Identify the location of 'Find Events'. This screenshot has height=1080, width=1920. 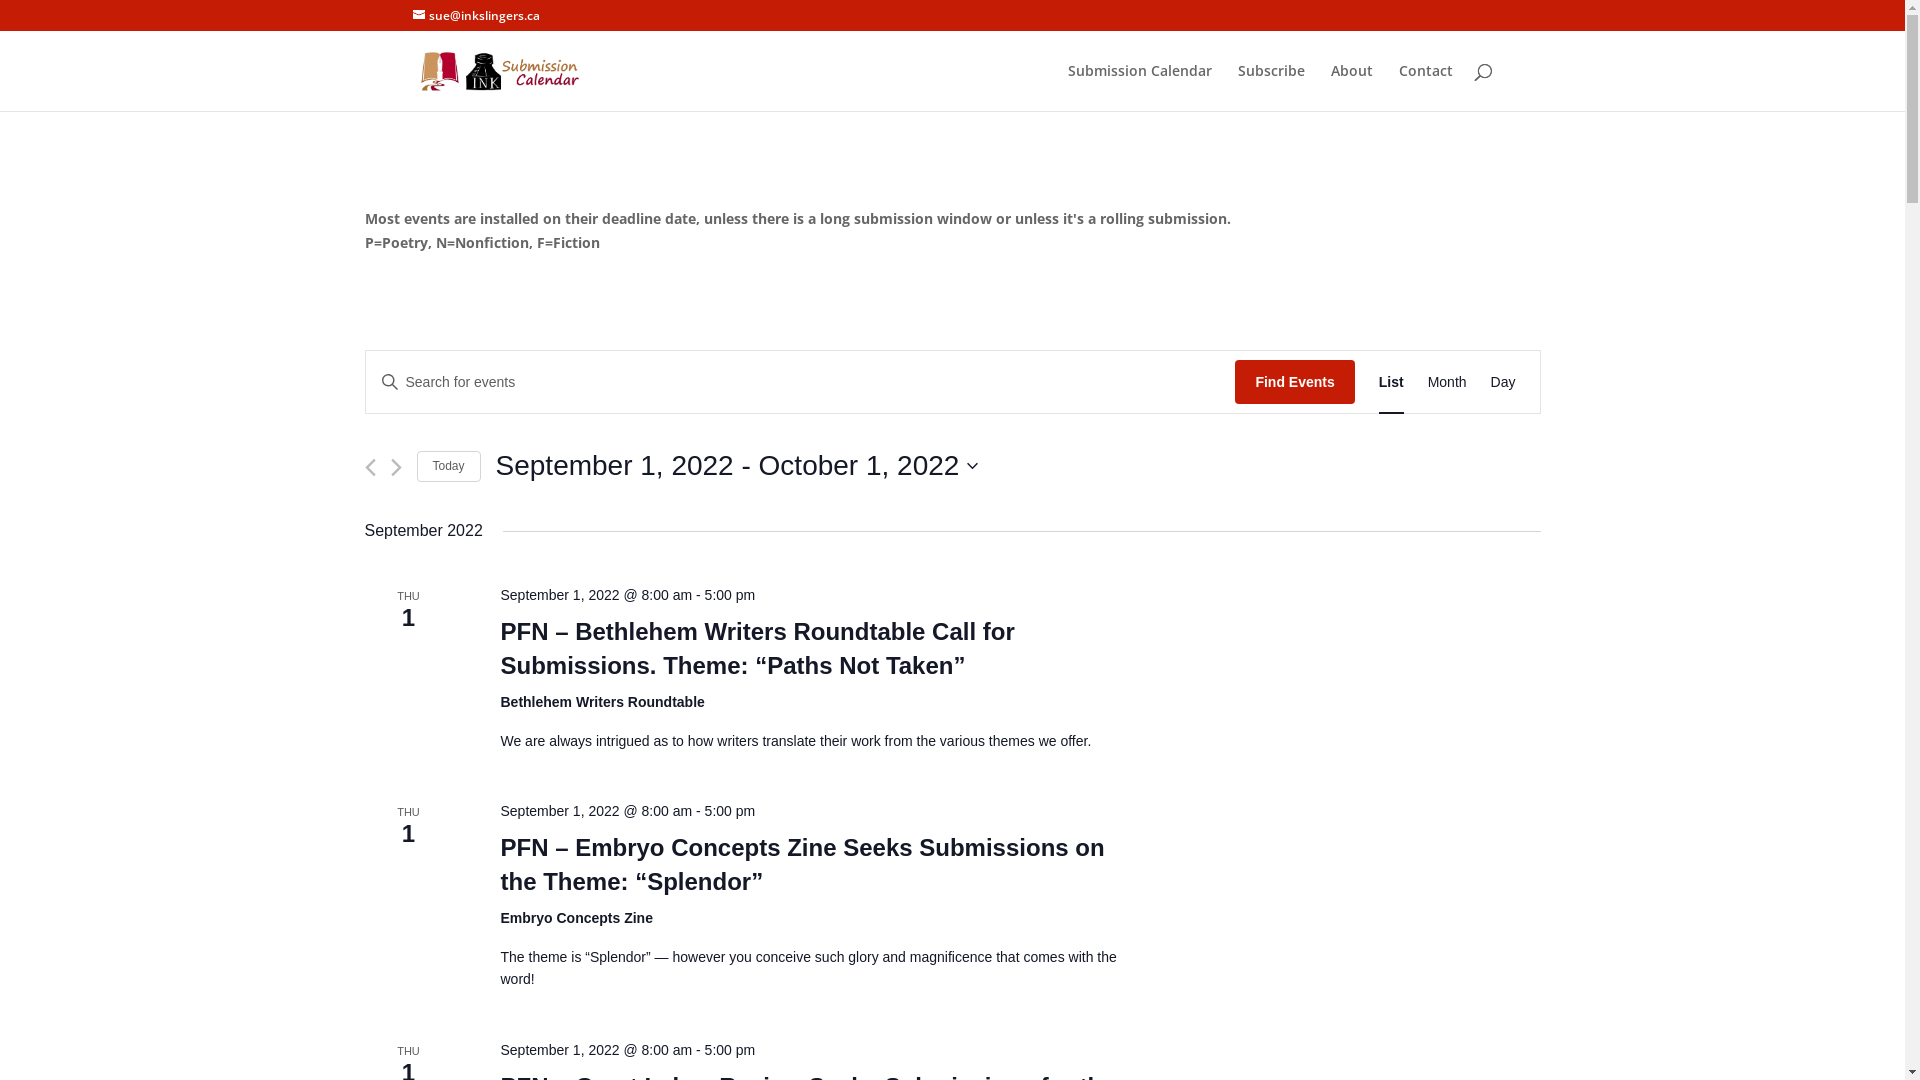
(1233, 382).